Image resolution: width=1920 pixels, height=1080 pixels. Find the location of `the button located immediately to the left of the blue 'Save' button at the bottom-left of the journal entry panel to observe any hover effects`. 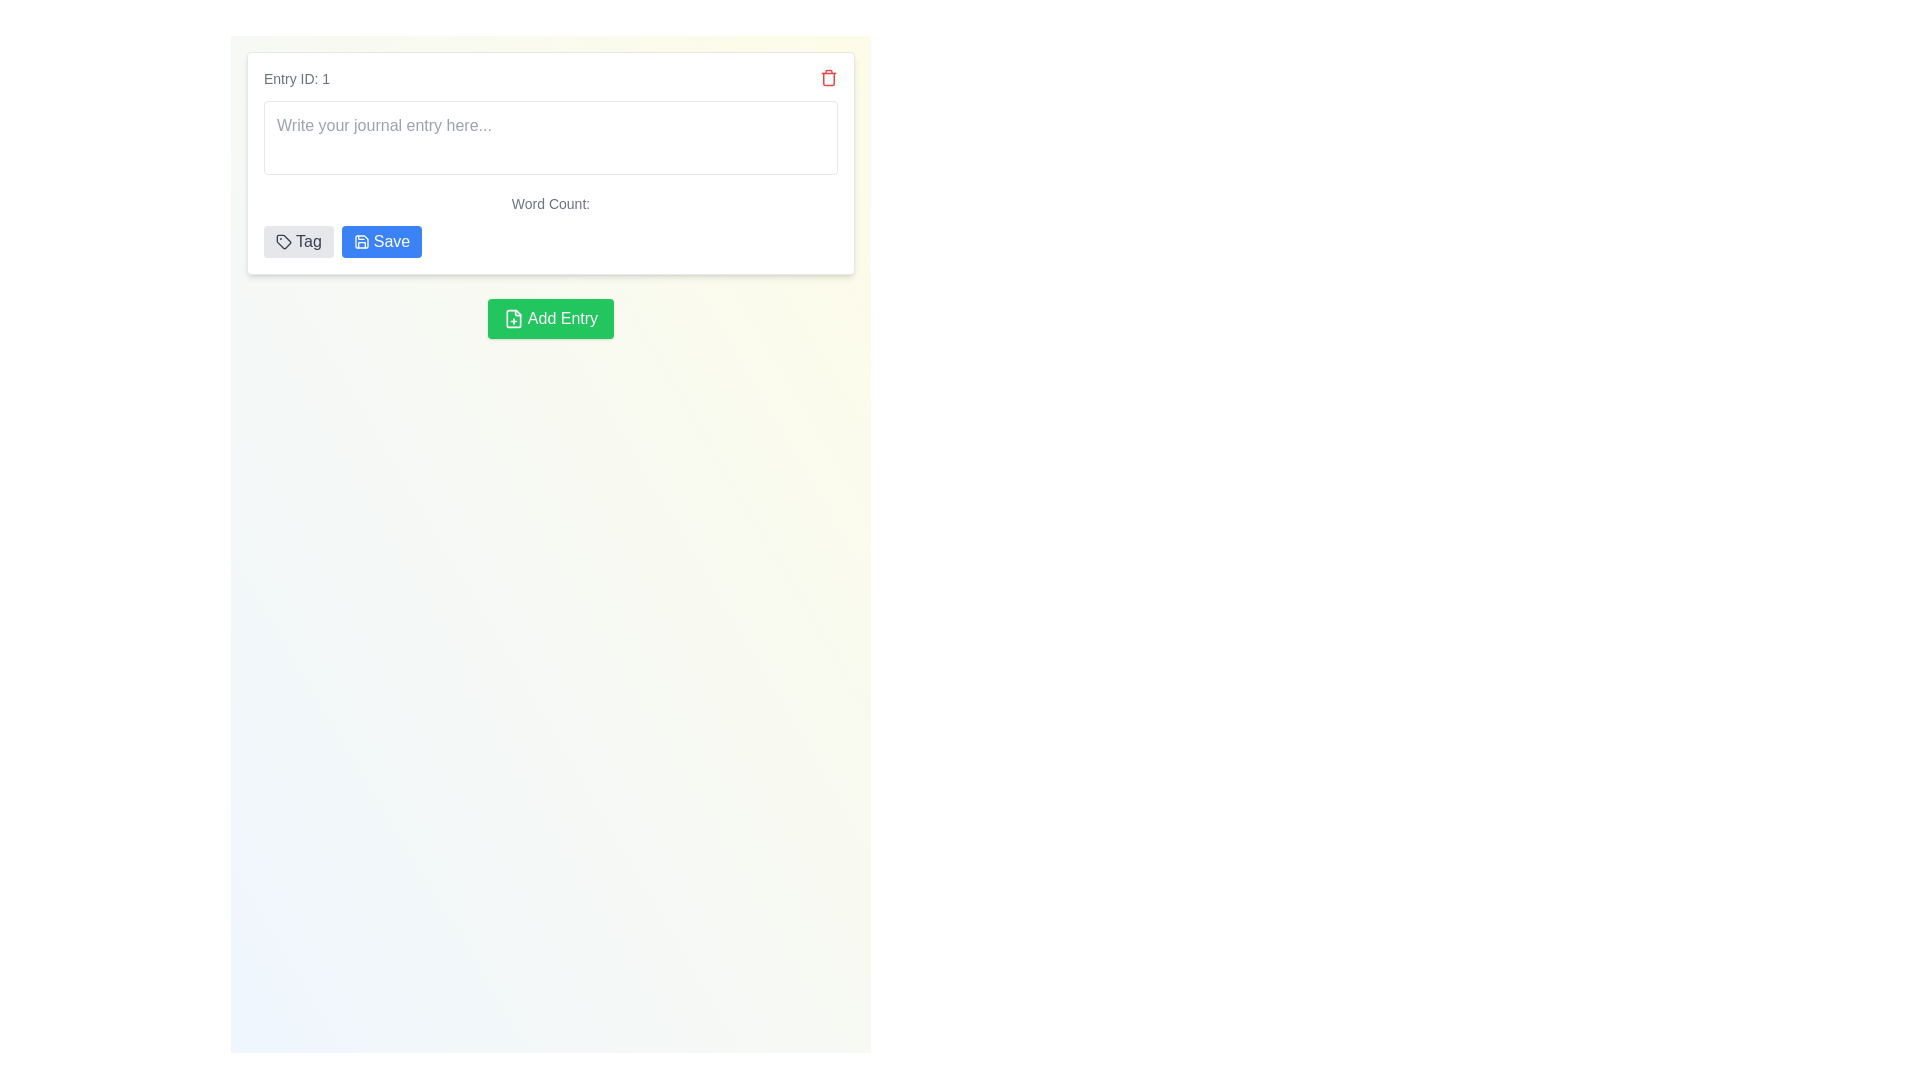

the button located immediately to the left of the blue 'Save' button at the bottom-left of the journal entry panel to observe any hover effects is located at coordinates (297, 241).